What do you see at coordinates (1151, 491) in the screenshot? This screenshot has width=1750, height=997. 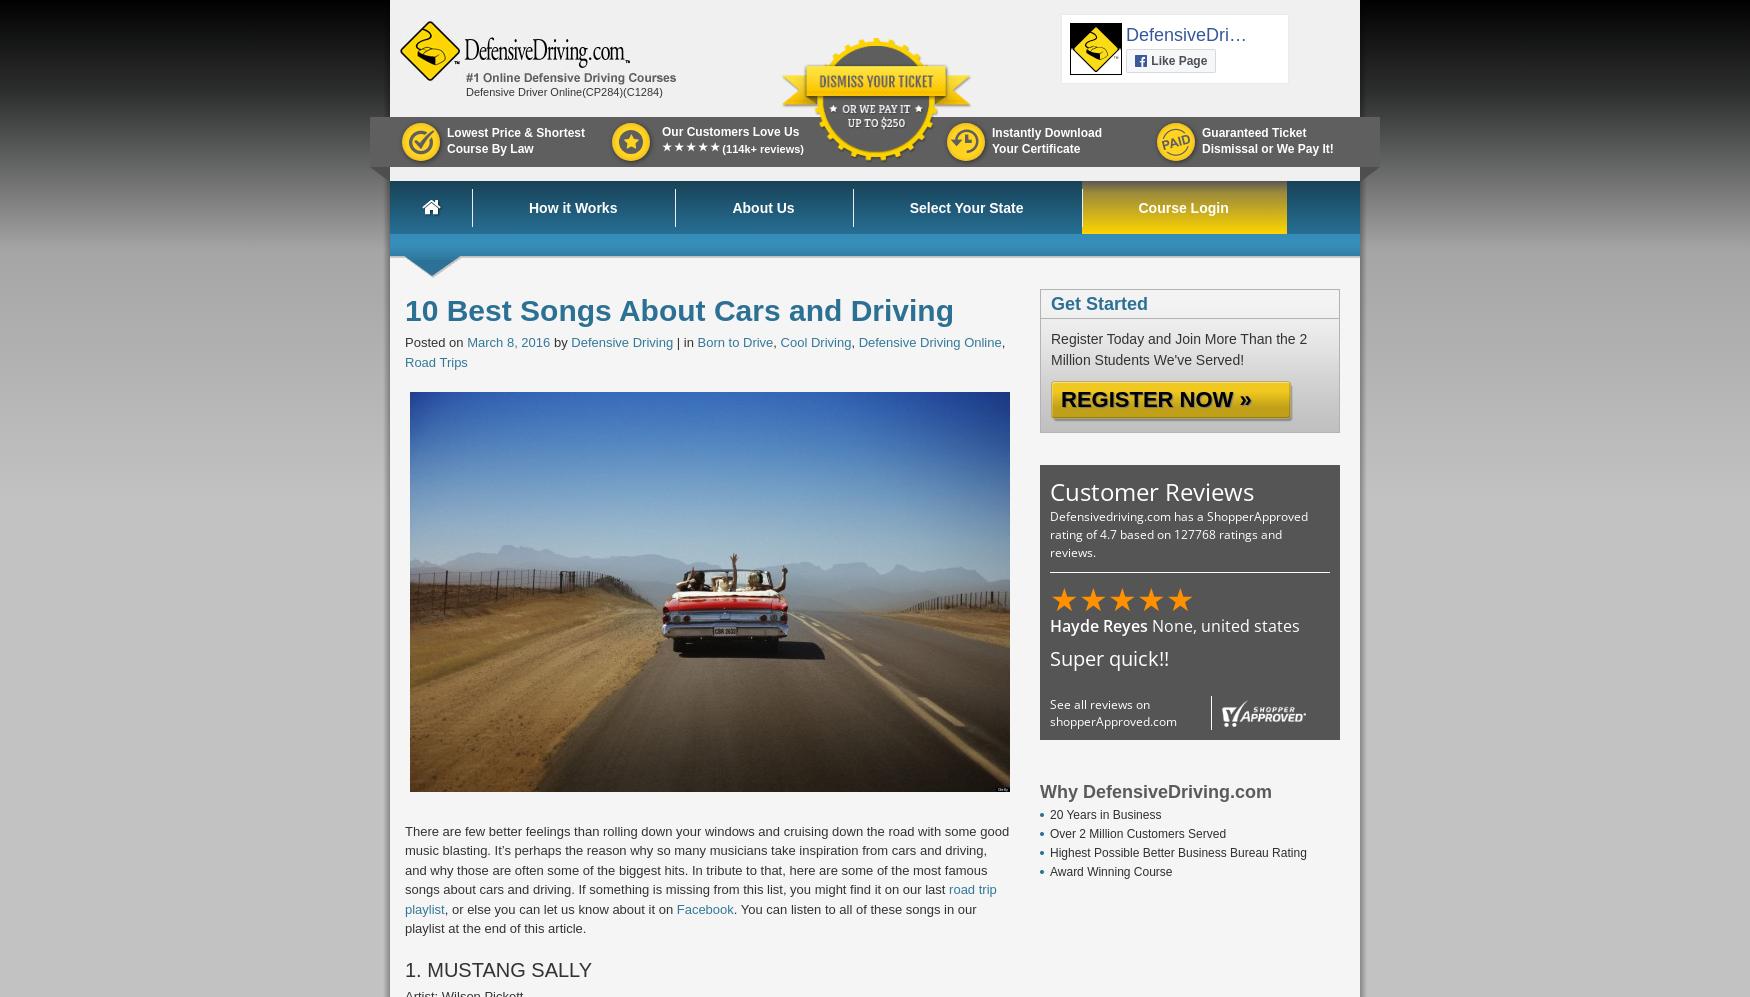 I see `'Customer Reviews'` at bounding box center [1151, 491].